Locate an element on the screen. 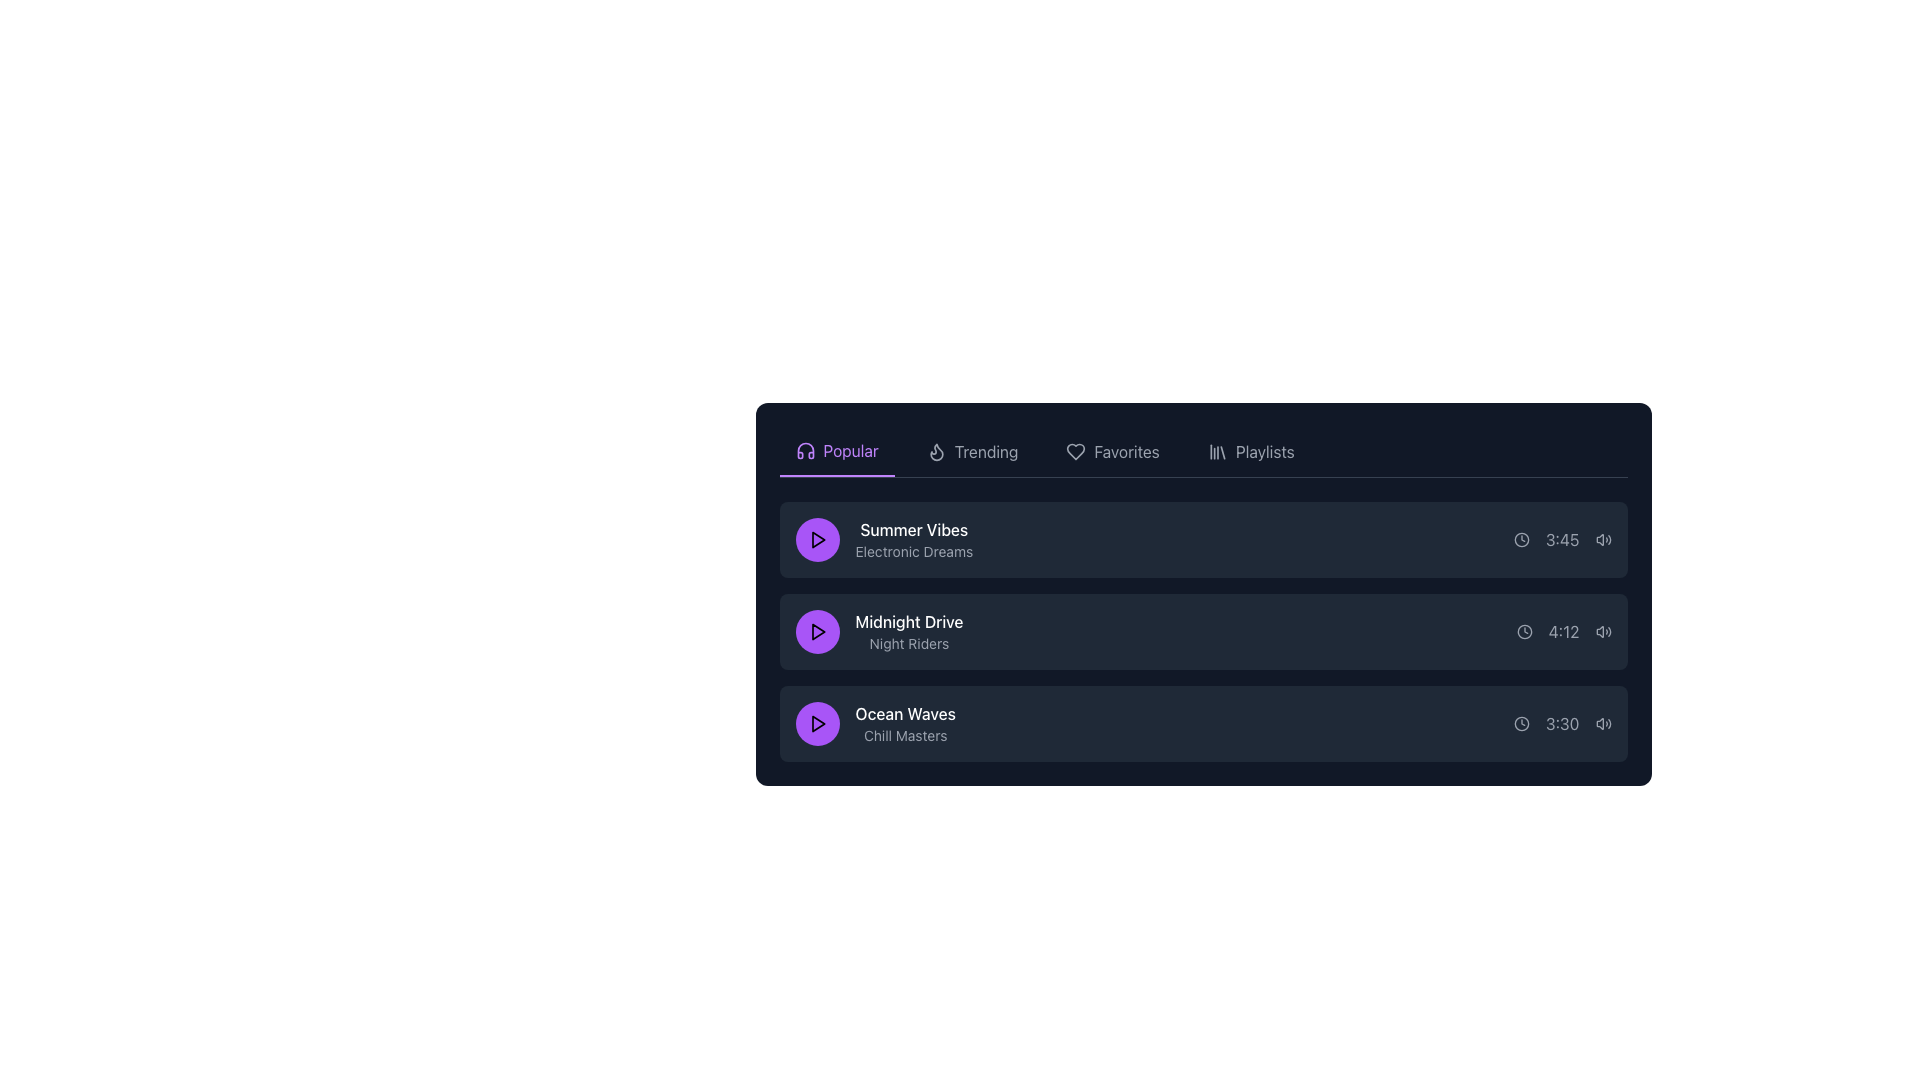 This screenshot has height=1080, width=1920. the play button located to the left of the text 'Summer Vibes' and 'Electronic Dreams' in the first item of the music track list is located at coordinates (817, 540).